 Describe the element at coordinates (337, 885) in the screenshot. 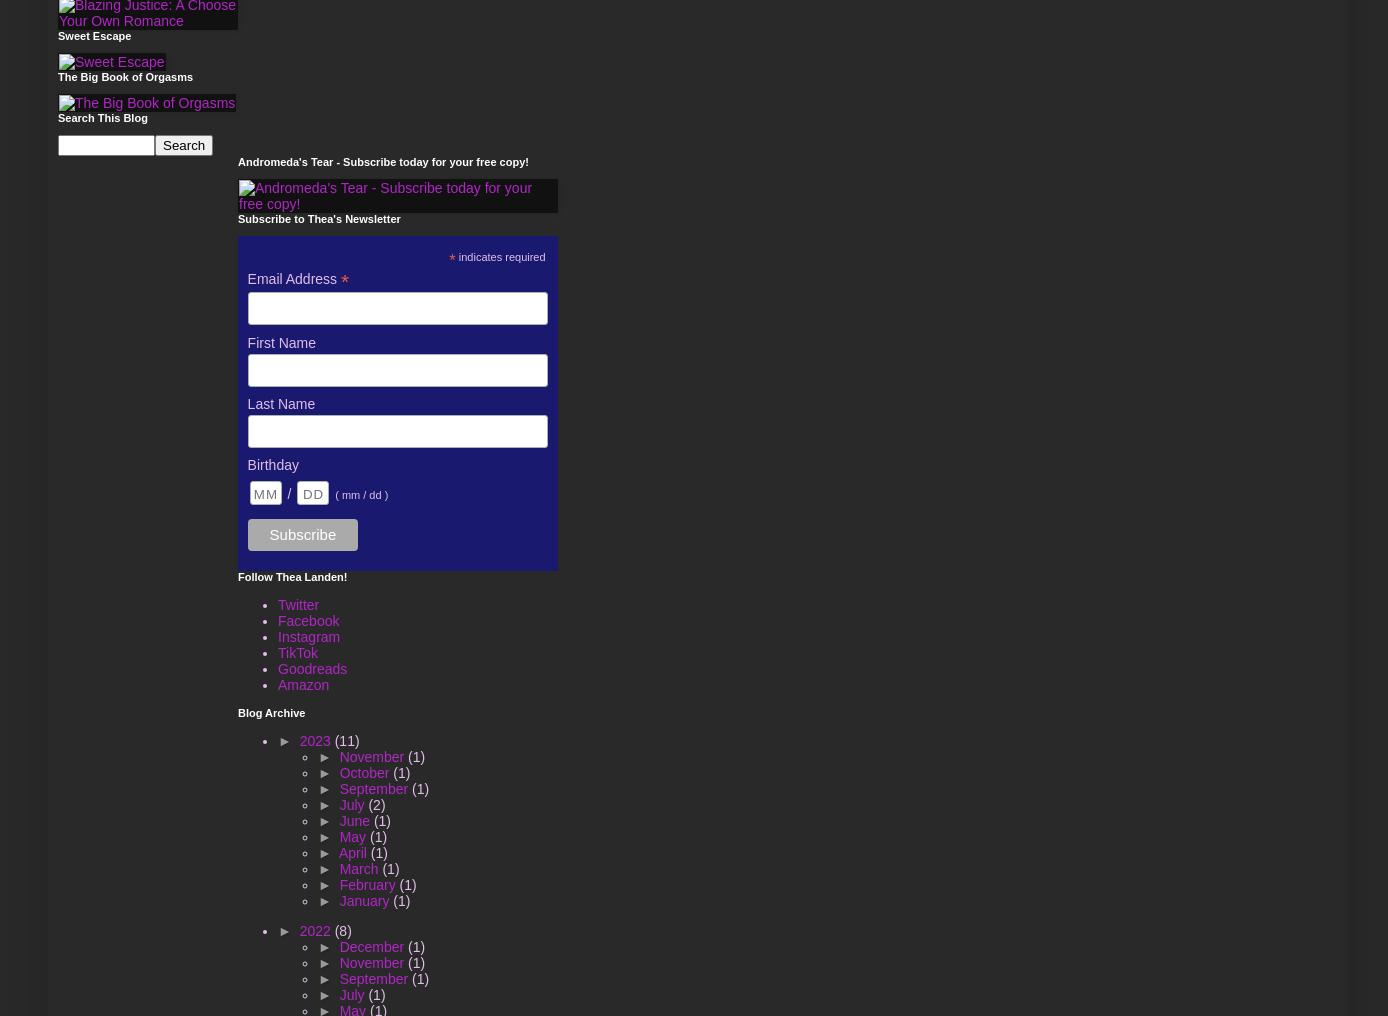

I see `'February'` at that location.